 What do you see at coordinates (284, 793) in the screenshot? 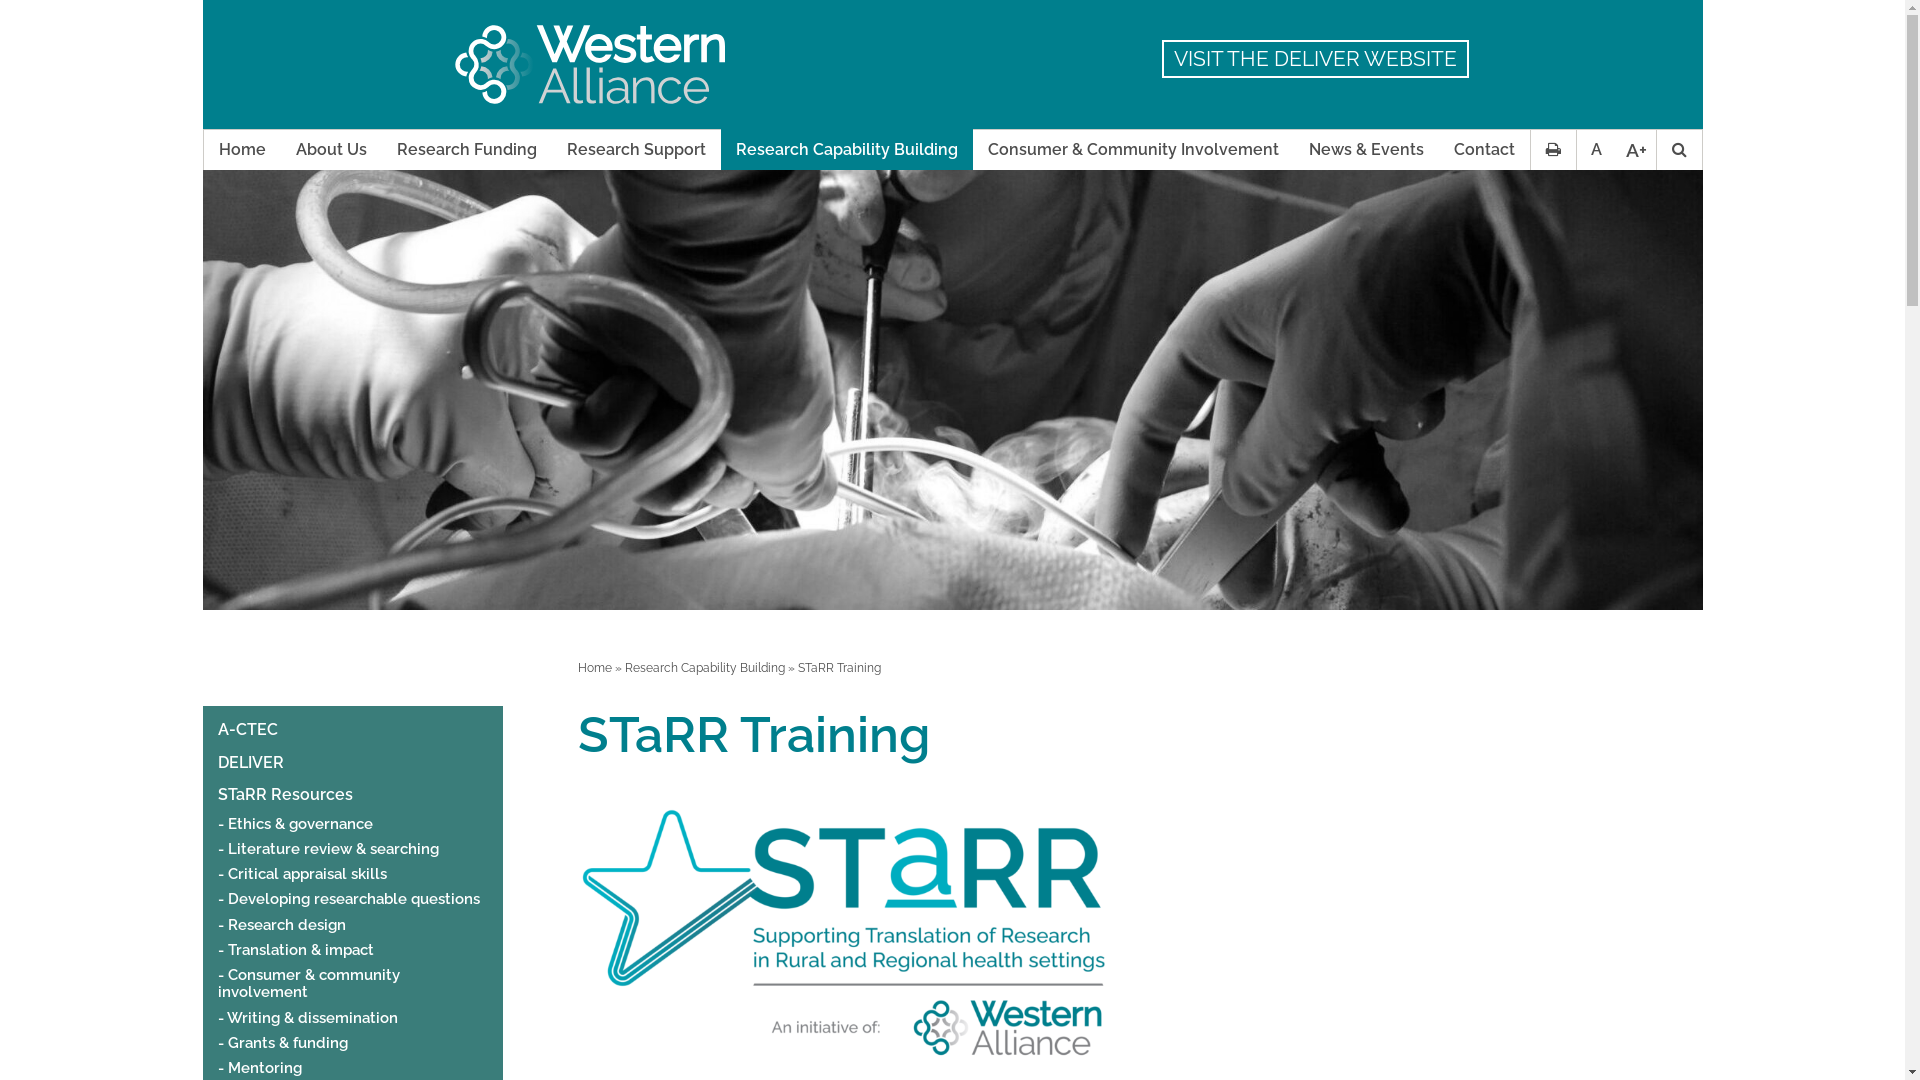
I see `'STaRR Resources'` at bounding box center [284, 793].